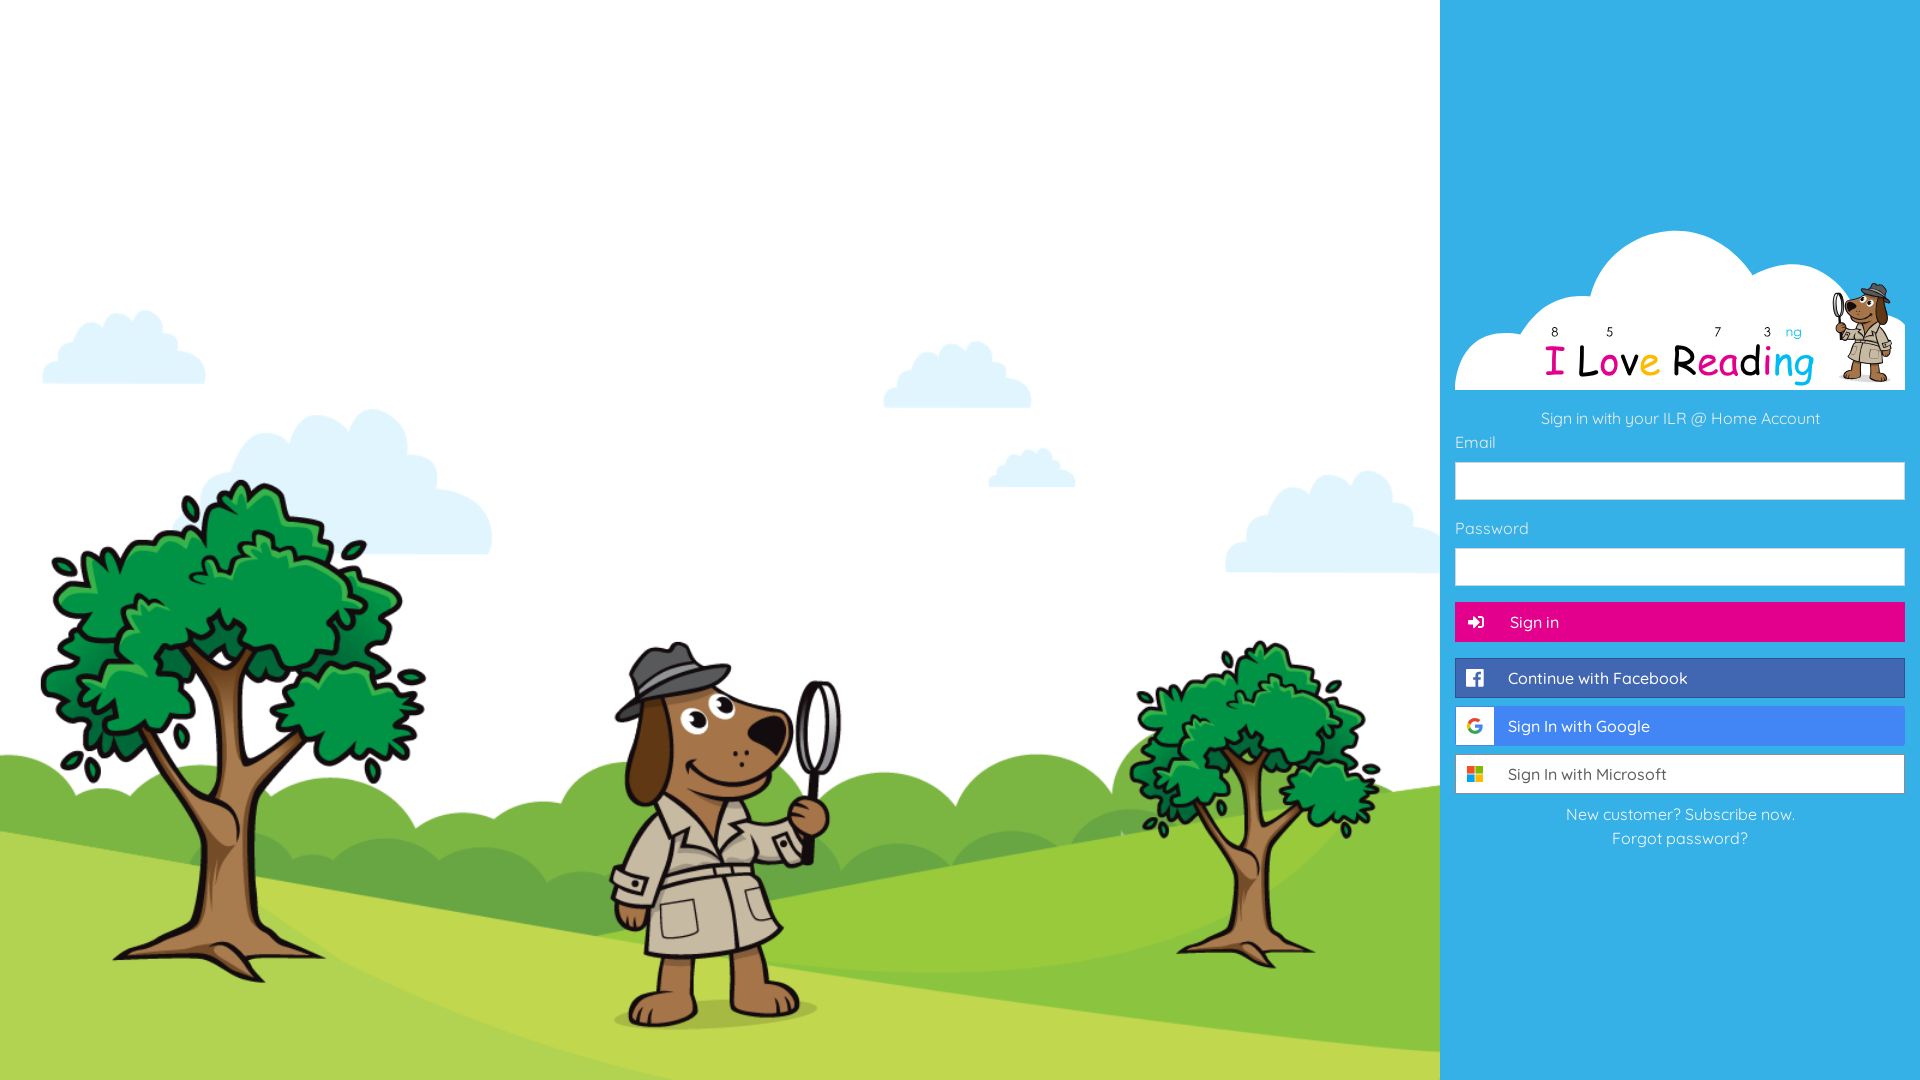 The height and width of the screenshot is (1080, 1920). What do you see at coordinates (1680, 620) in the screenshot?
I see `'Sign in'` at bounding box center [1680, 620].